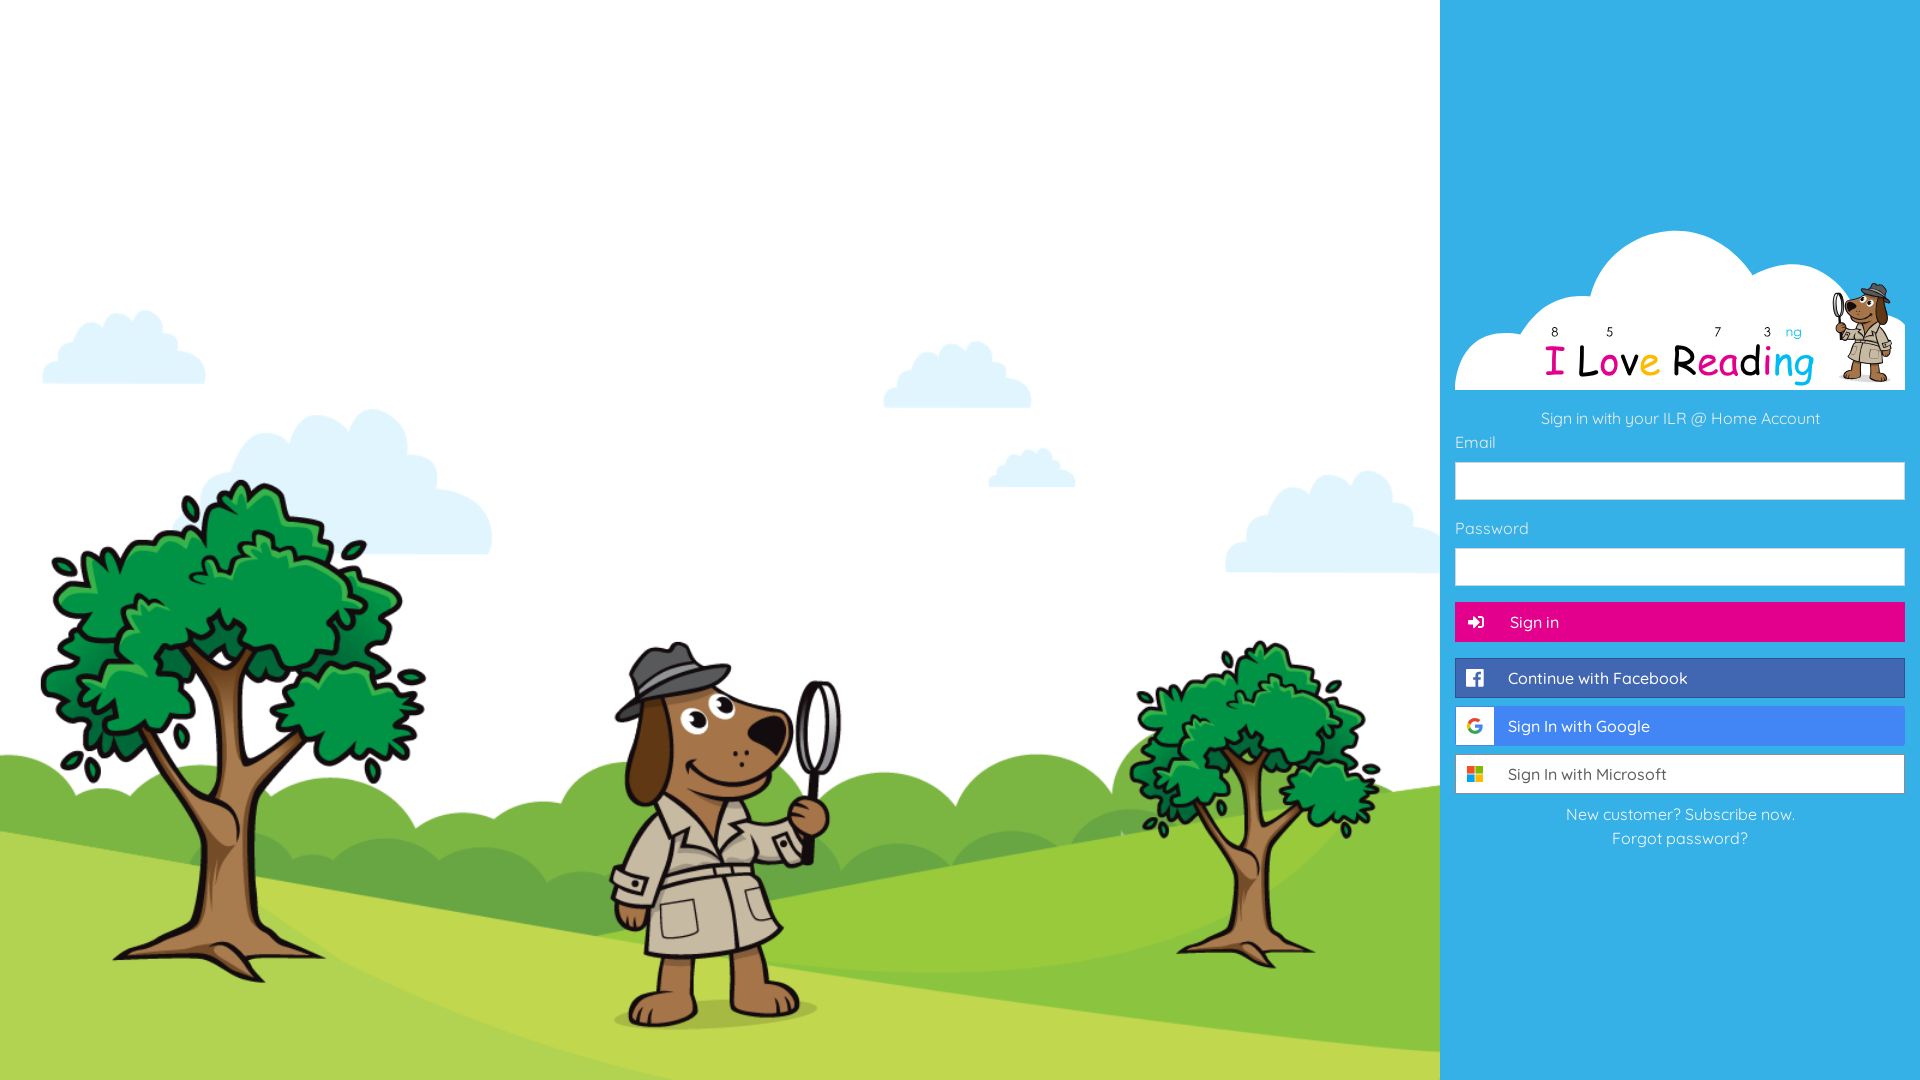 The height and width of the screenshot is (1080, 1920). What do you see at coordinates (1680, 620) in the screenshot?
I see `'Sign in'` at bounding box center [1680, 620].